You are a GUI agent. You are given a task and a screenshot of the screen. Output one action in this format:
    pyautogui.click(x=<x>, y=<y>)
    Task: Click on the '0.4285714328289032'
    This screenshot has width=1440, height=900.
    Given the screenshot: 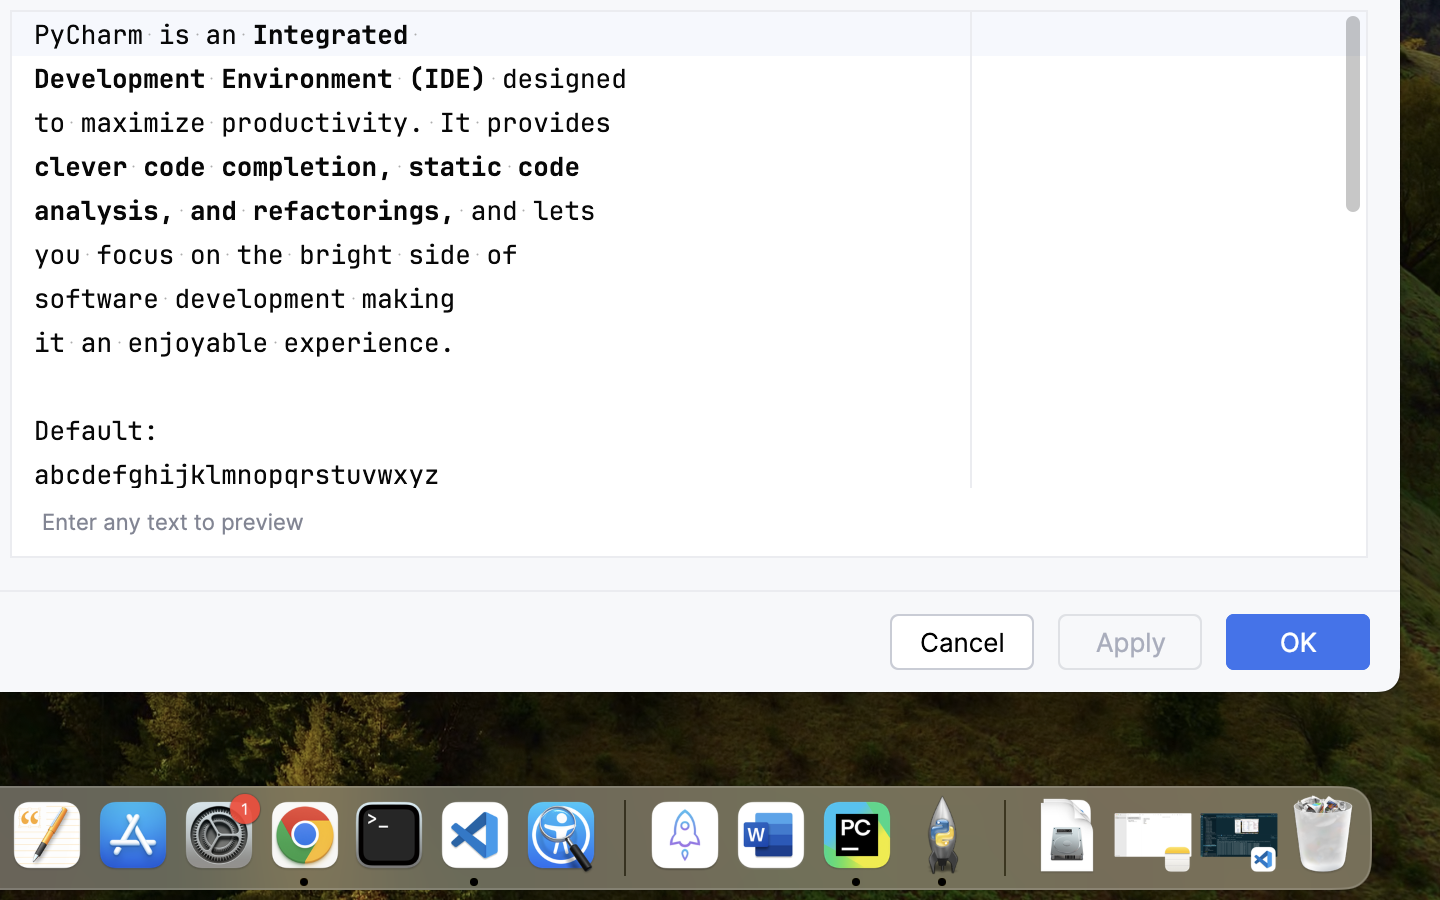 What is the action you would take?
    pyautogui.click(x=620, y=837)
    